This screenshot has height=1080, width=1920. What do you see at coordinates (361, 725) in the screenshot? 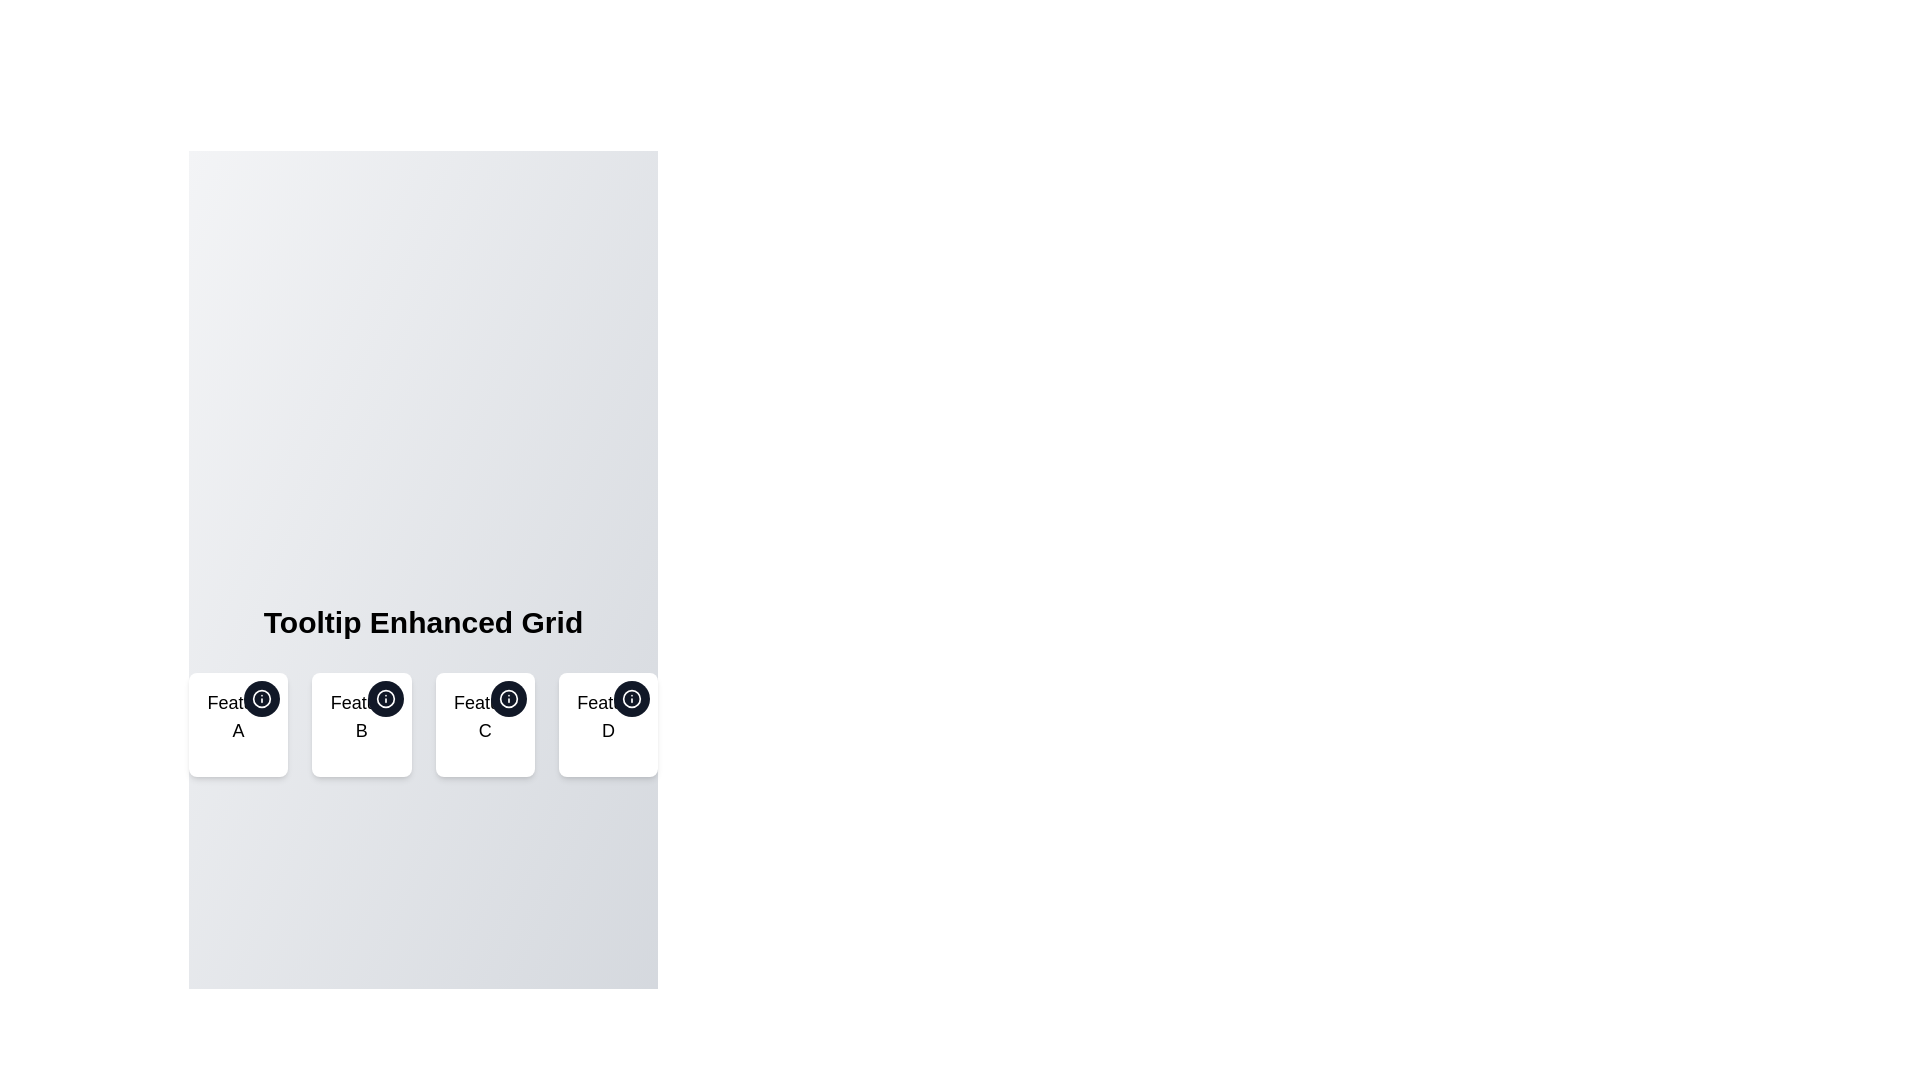
I see `the second card in the grid labeled 'Feature B'` at bounding box center [361, 725].